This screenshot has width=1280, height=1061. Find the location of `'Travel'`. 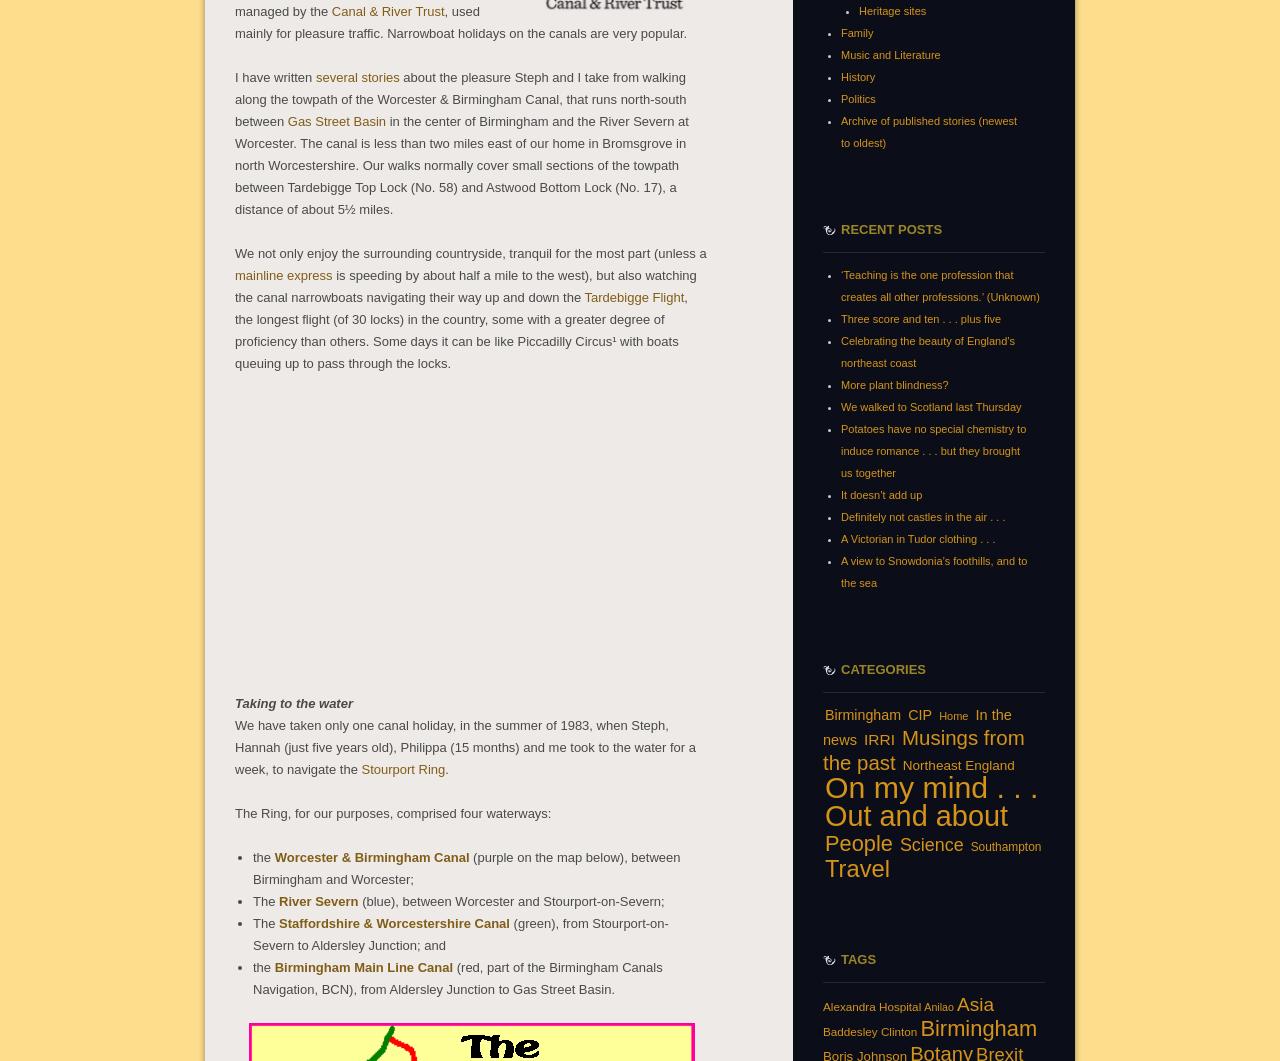

'Travel' is located at coordinates (857, 868).